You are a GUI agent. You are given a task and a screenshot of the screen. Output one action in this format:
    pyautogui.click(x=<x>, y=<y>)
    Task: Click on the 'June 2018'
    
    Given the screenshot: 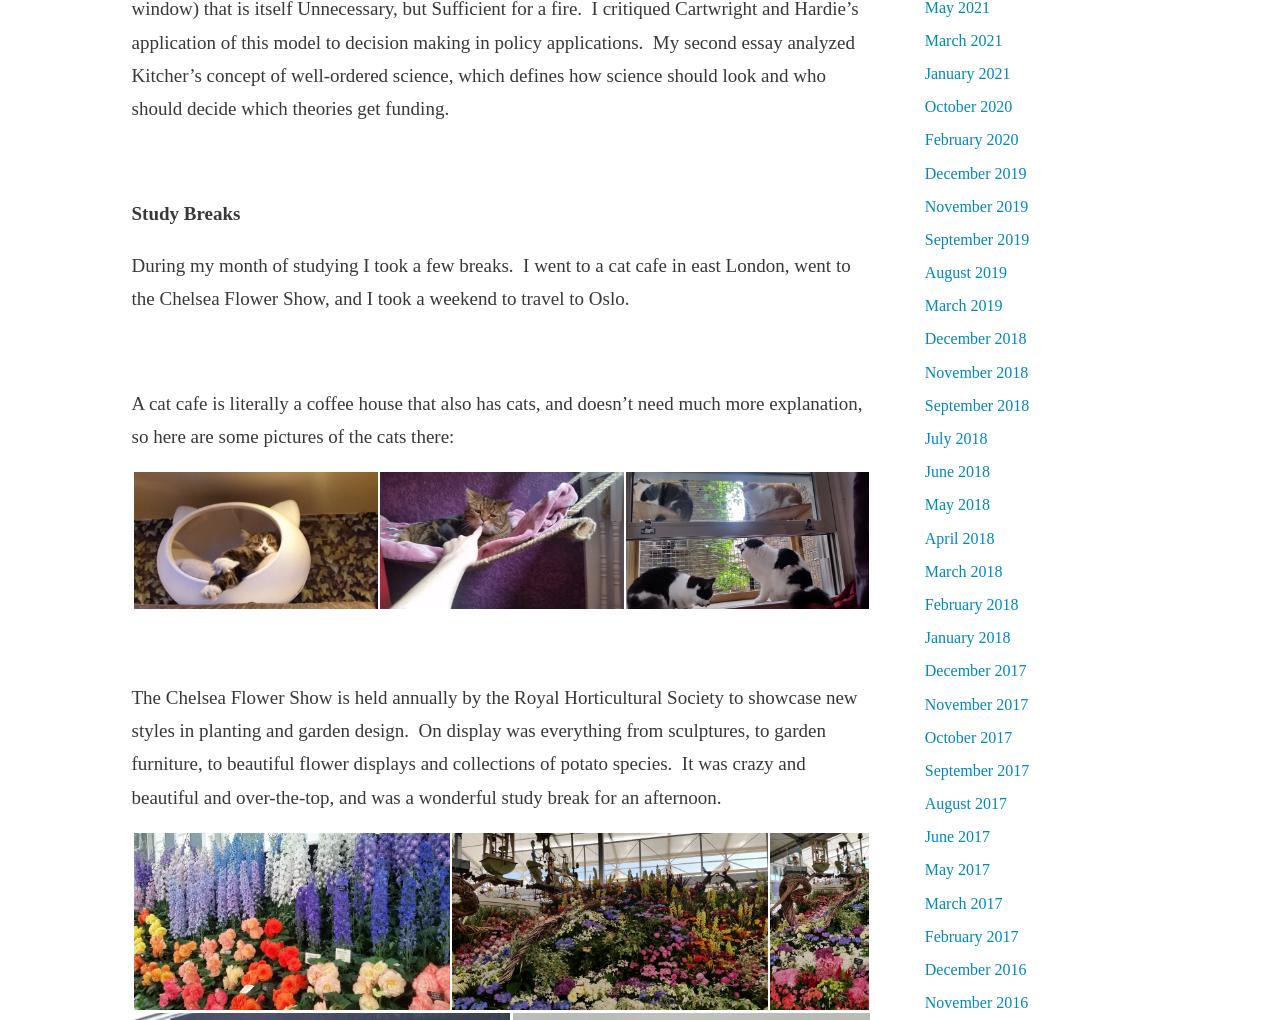 What is the action you would take?
    pyautogui.click(x=923, y=471)
    